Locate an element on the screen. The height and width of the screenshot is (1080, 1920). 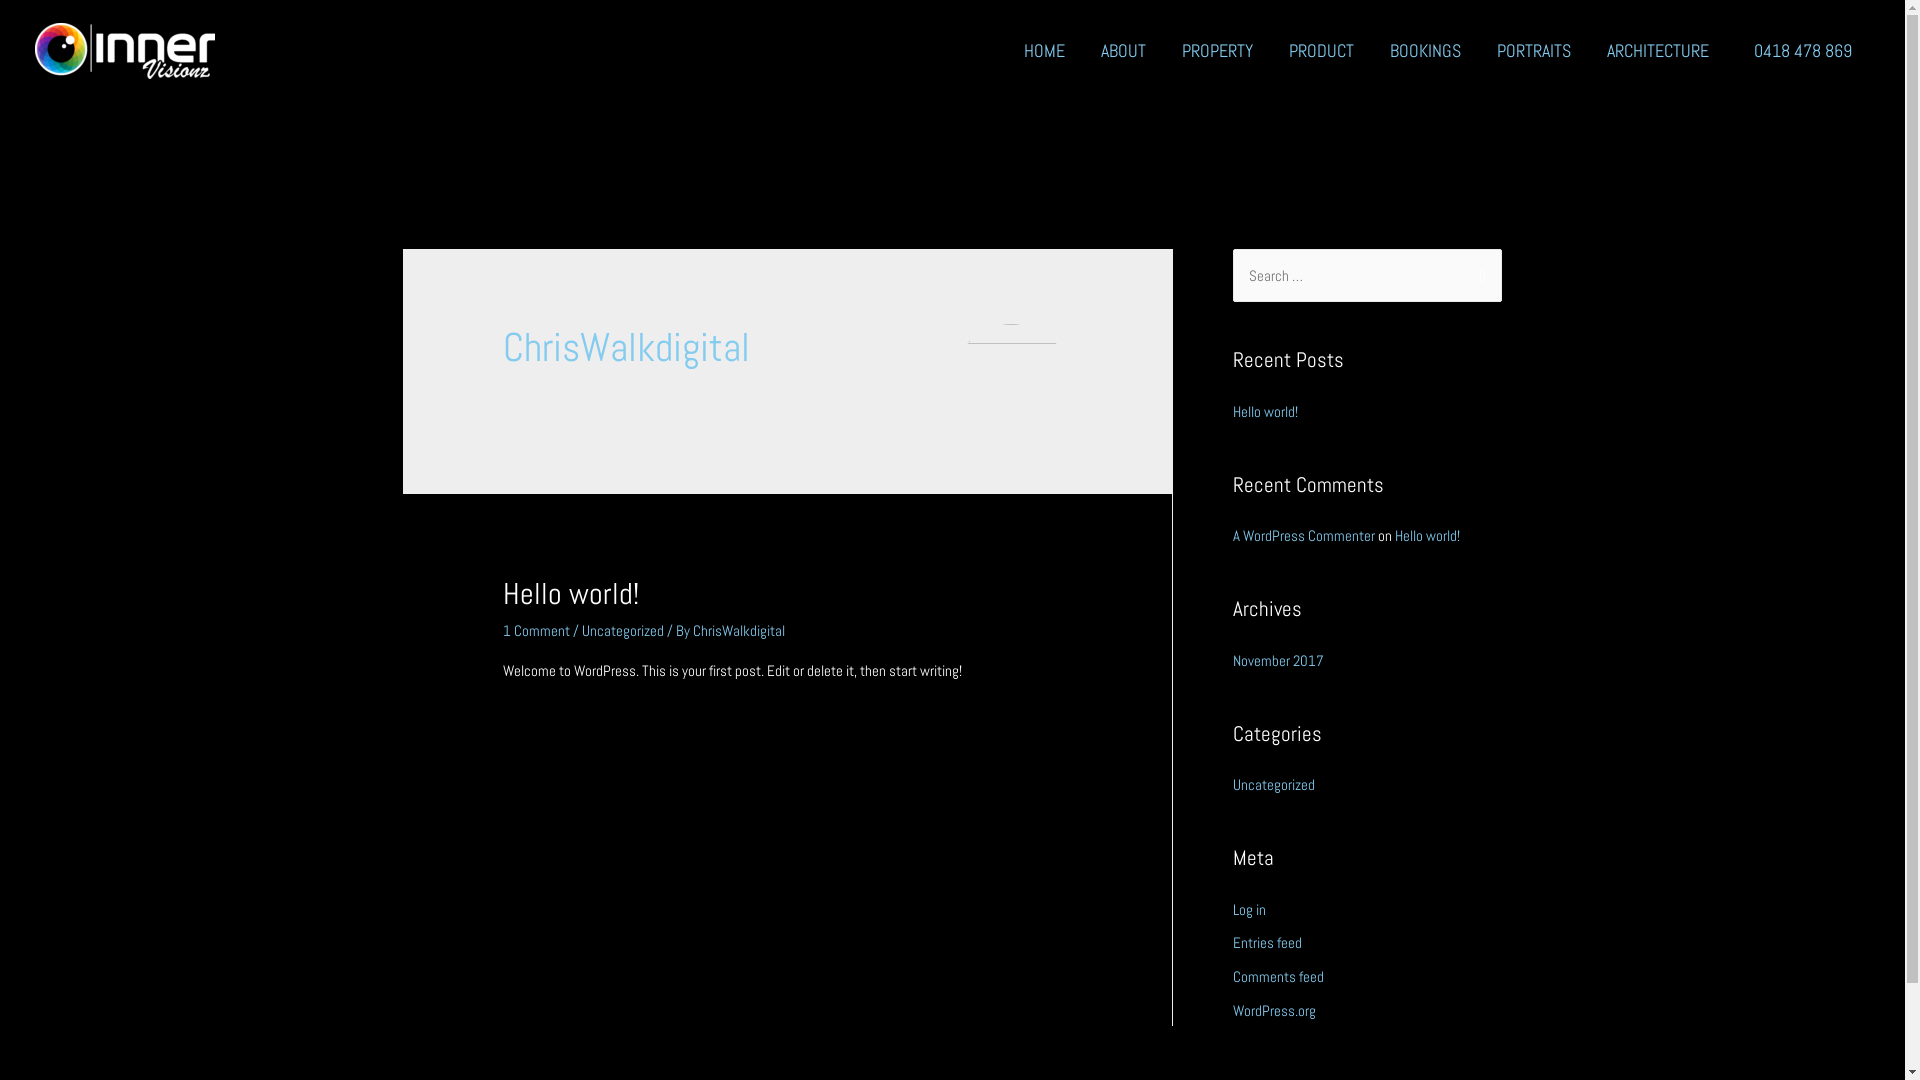
'Entries feed' is located at coordinates (1265, 942).